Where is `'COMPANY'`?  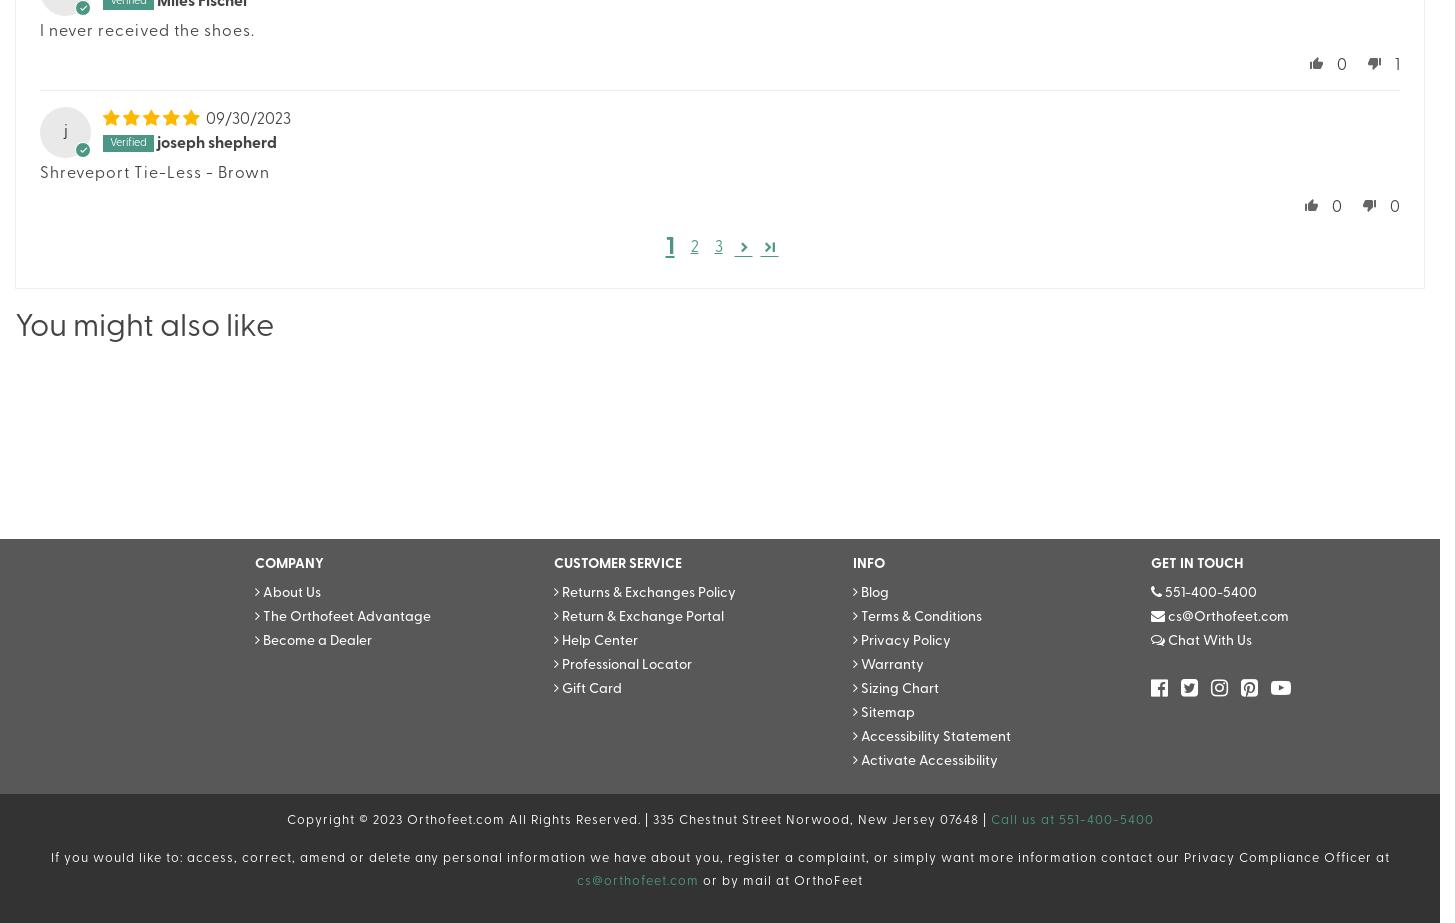 'COMPANY' is located at coordinates (289, 563).